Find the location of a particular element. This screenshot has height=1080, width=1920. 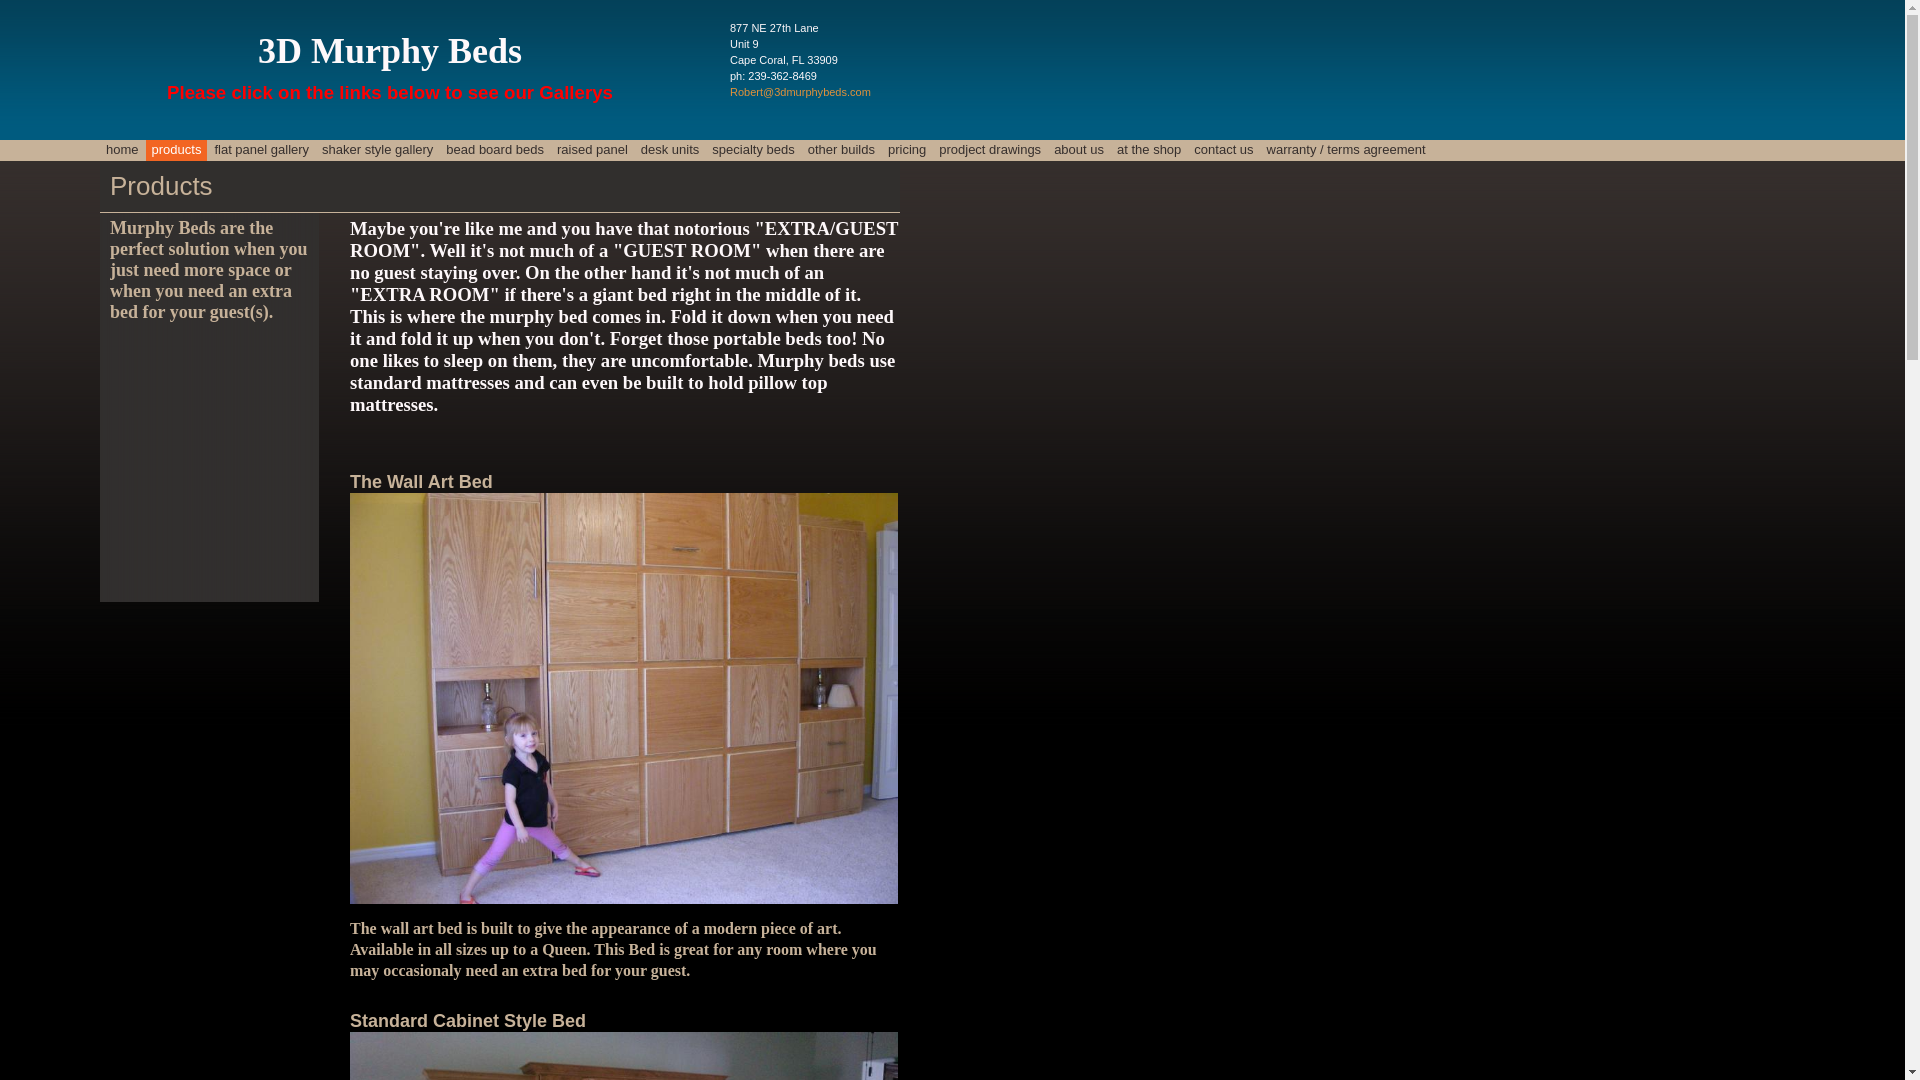

'about us' is located at coordinates (1078, 149).